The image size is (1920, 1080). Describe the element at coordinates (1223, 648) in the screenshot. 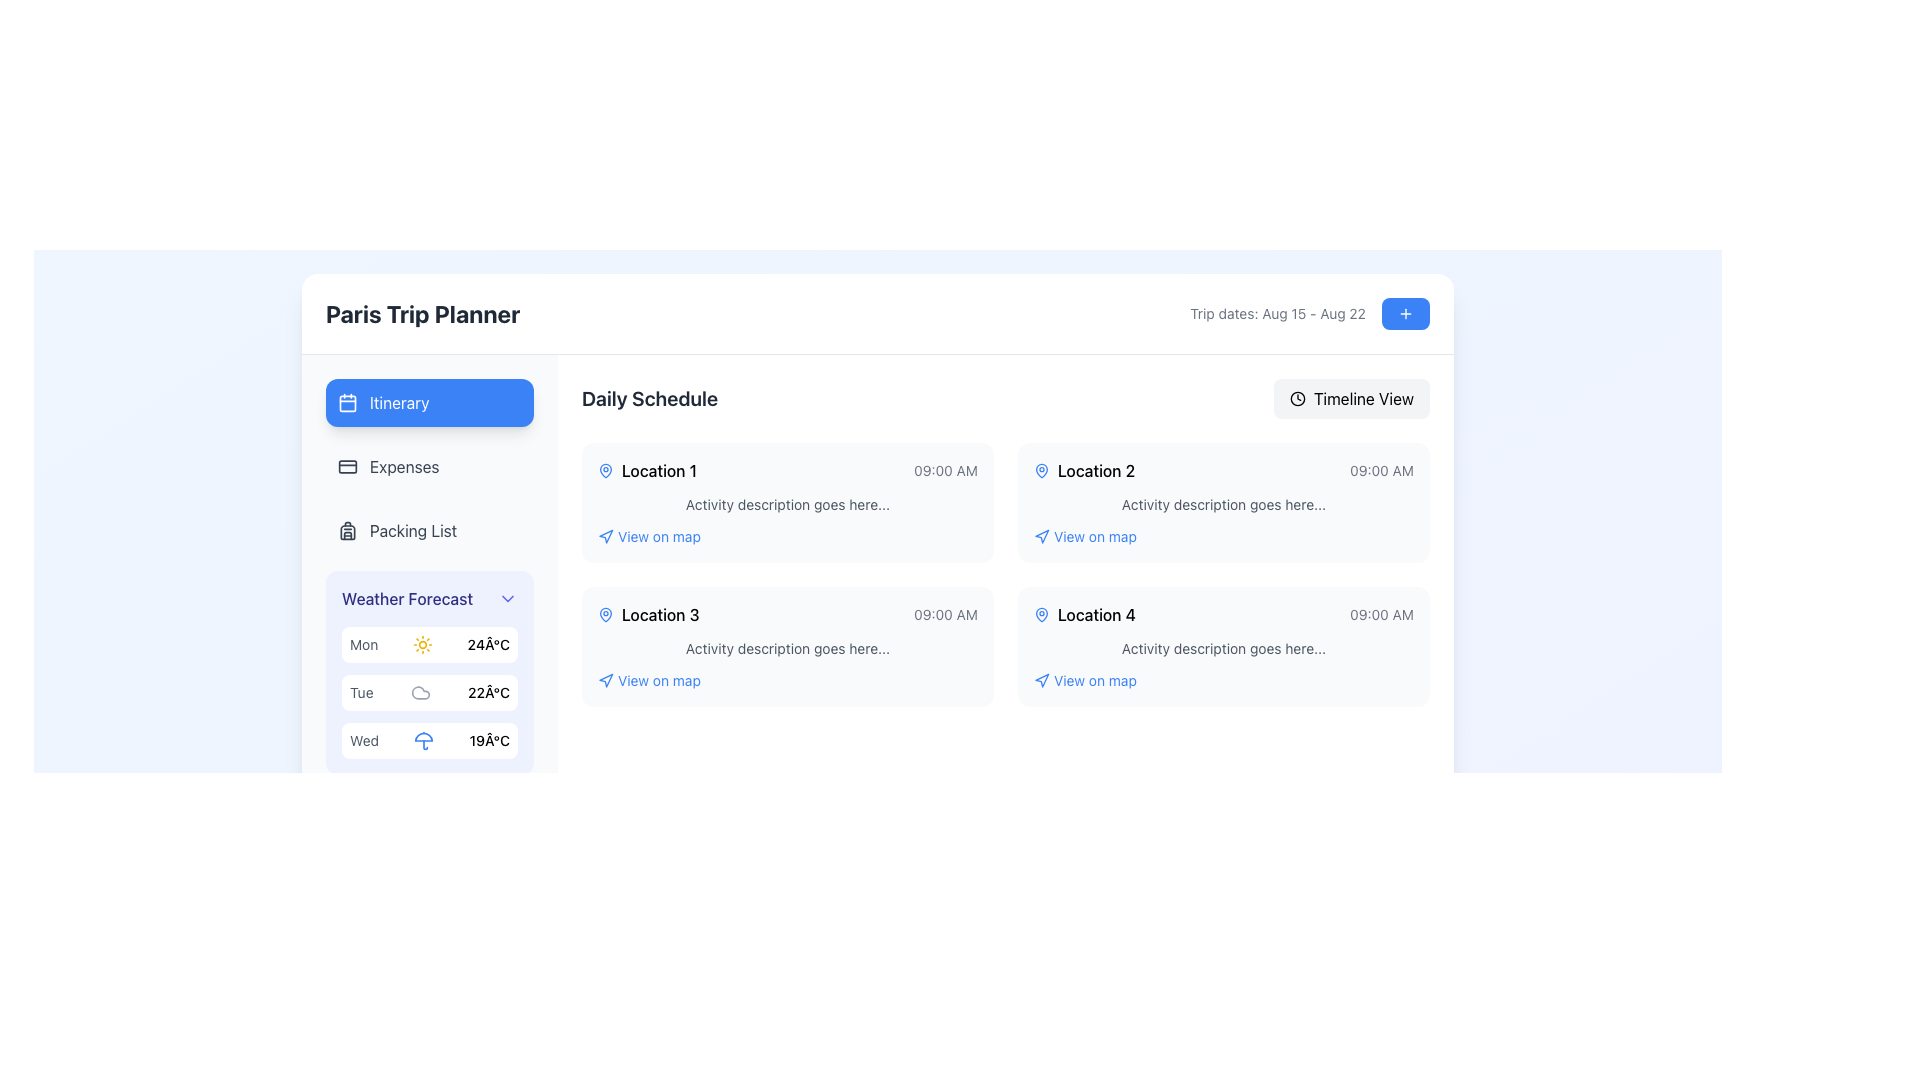

I see `the text label displaying the description of the activity related to 'Location 4', which is located beneath the title 'Location 4' and above the blue-link text 'View on map'` at that location.